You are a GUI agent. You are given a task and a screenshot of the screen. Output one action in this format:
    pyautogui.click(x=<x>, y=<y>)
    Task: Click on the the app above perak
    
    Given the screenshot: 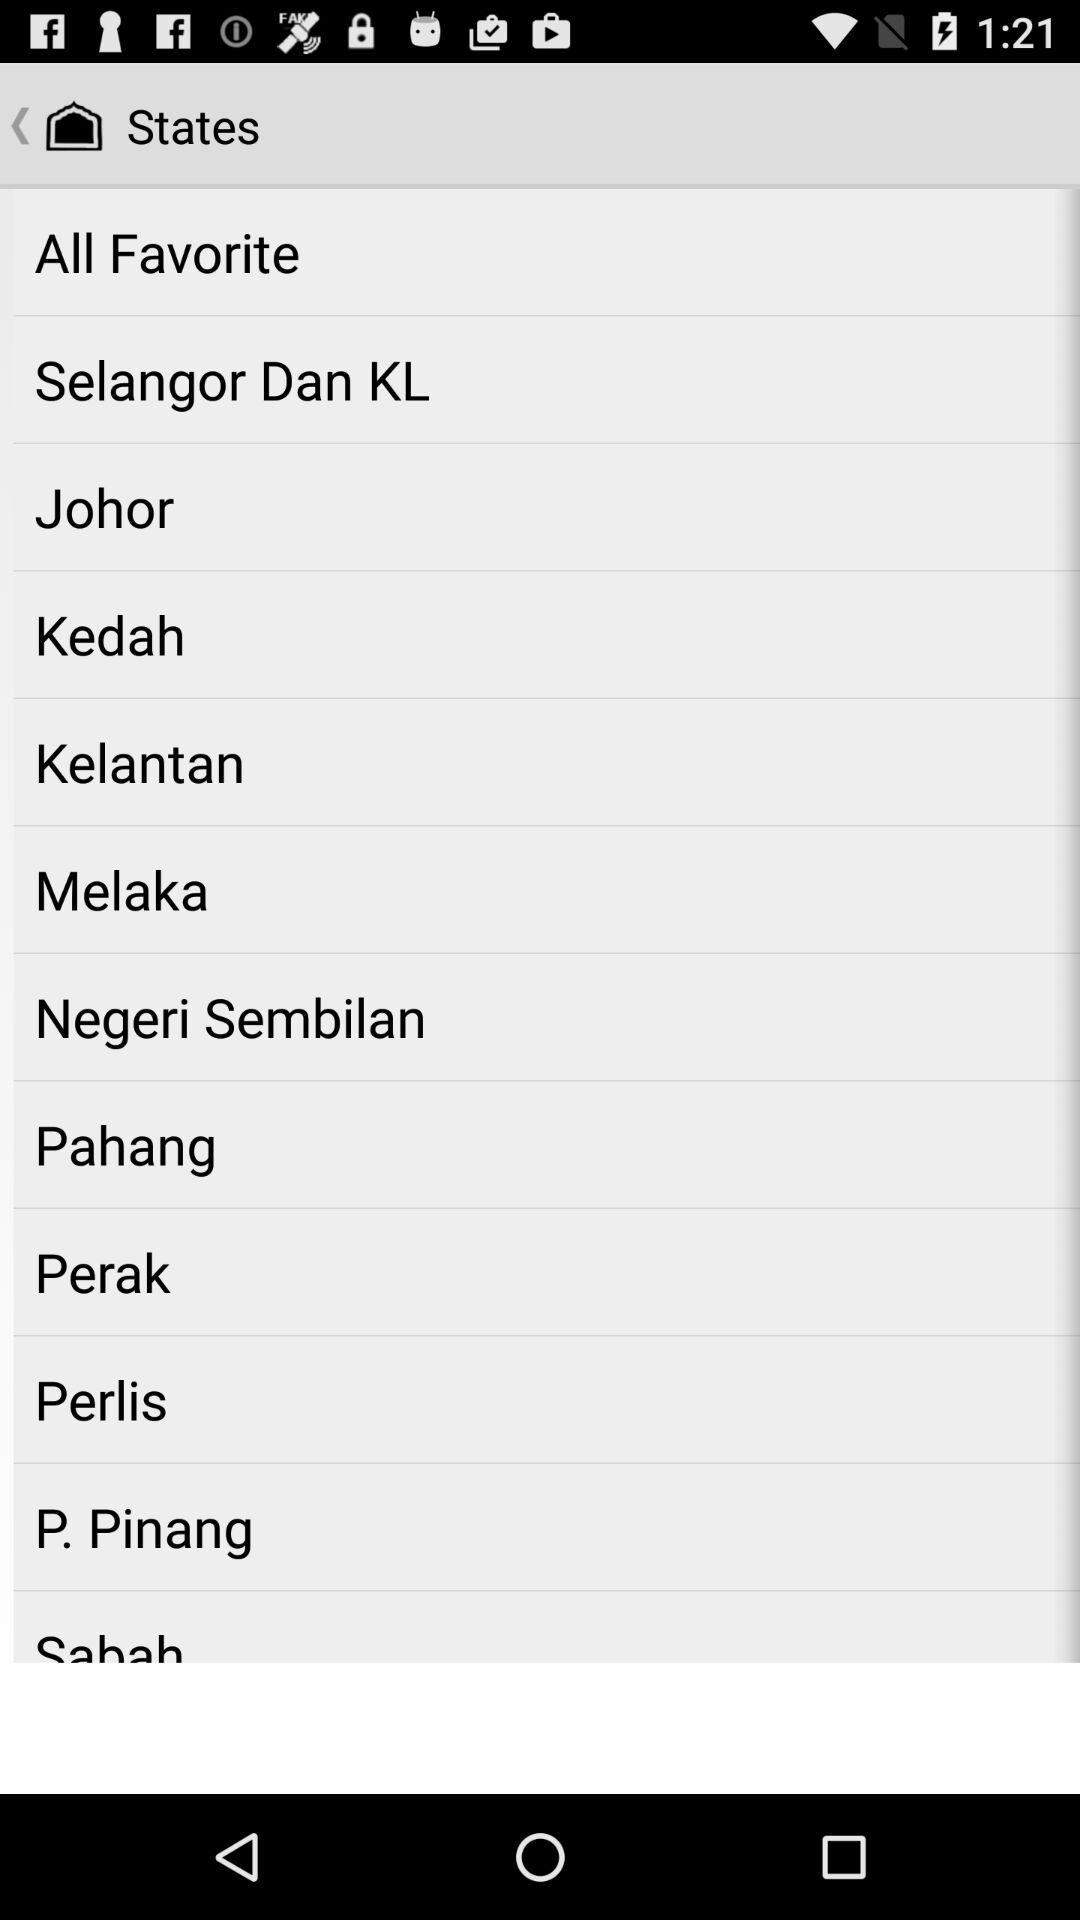 What is the action you would take?
    pyautogui.click(x=546, y=1144)
    